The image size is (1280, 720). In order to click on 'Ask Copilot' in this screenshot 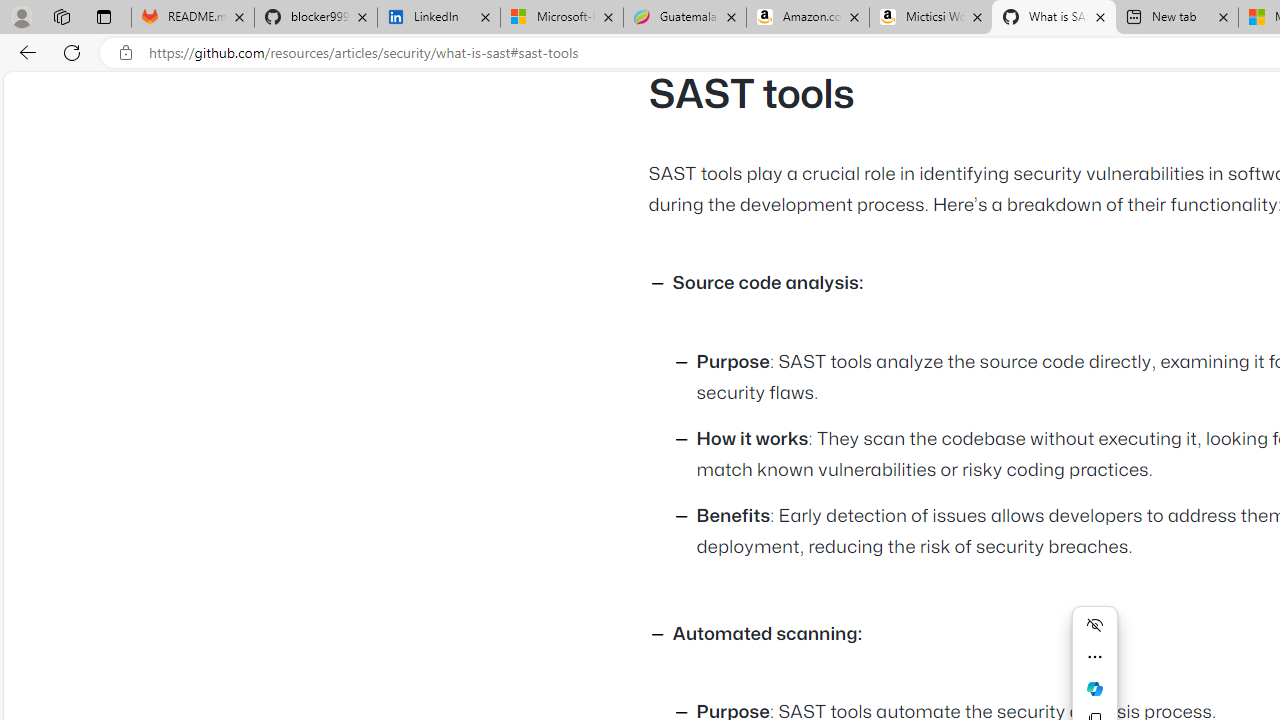, I will do `click(1094, 688)`.